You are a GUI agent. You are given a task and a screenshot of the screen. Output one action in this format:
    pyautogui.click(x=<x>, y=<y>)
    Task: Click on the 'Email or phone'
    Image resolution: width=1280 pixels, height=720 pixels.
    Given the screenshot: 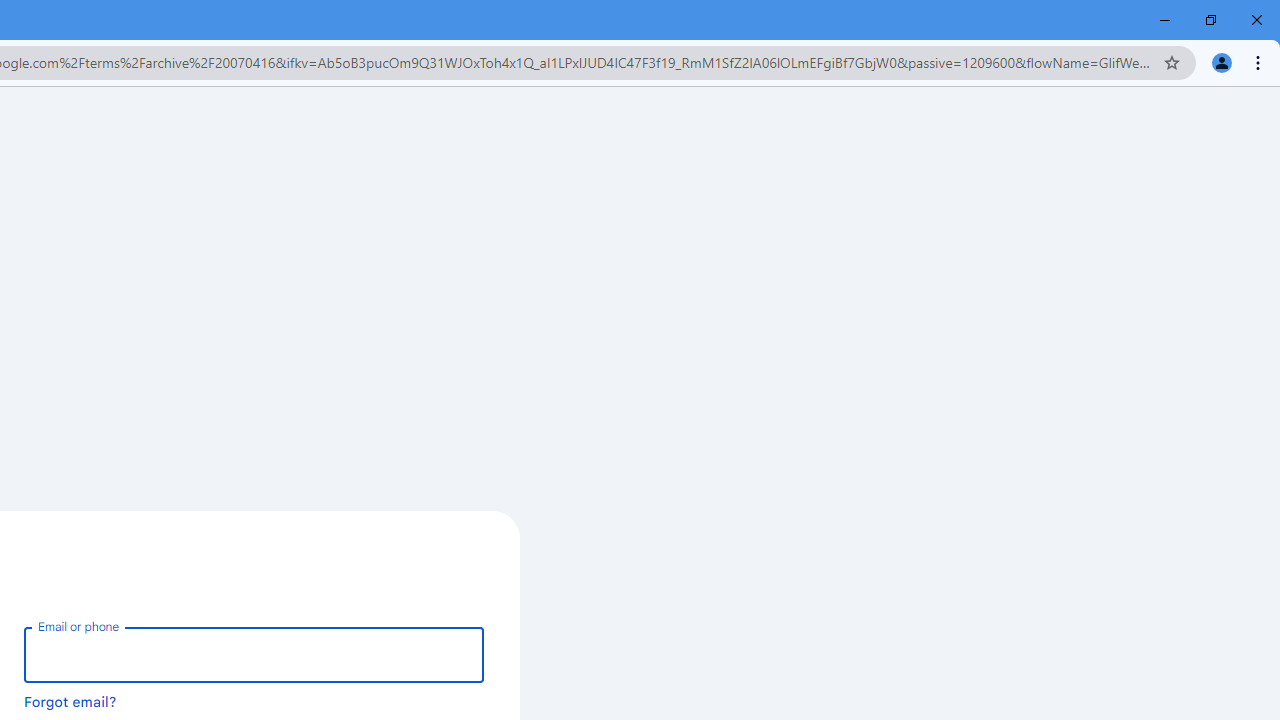 What is the action you would take?
    pyautogui.click(x=253, y=654)
    